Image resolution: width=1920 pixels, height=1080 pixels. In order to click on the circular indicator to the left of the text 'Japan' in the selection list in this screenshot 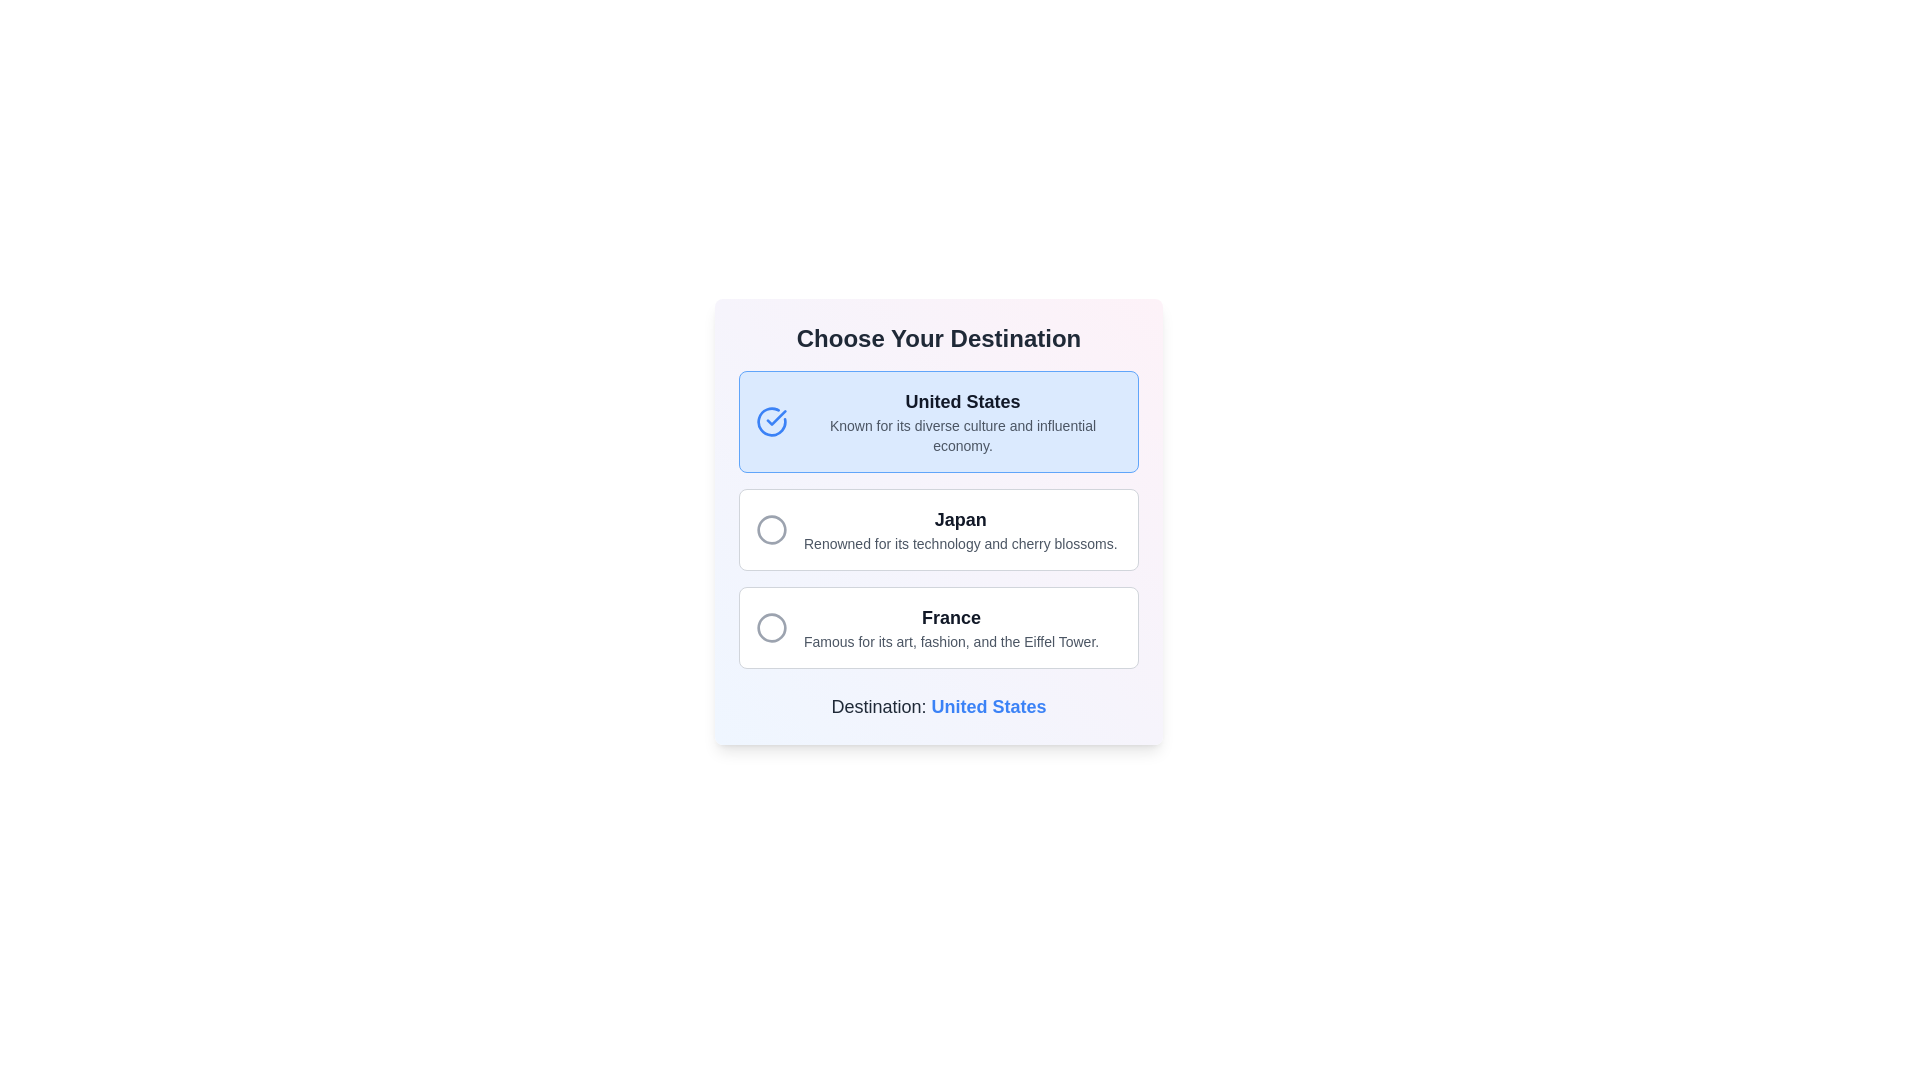, I will do `click(771, 528)`.